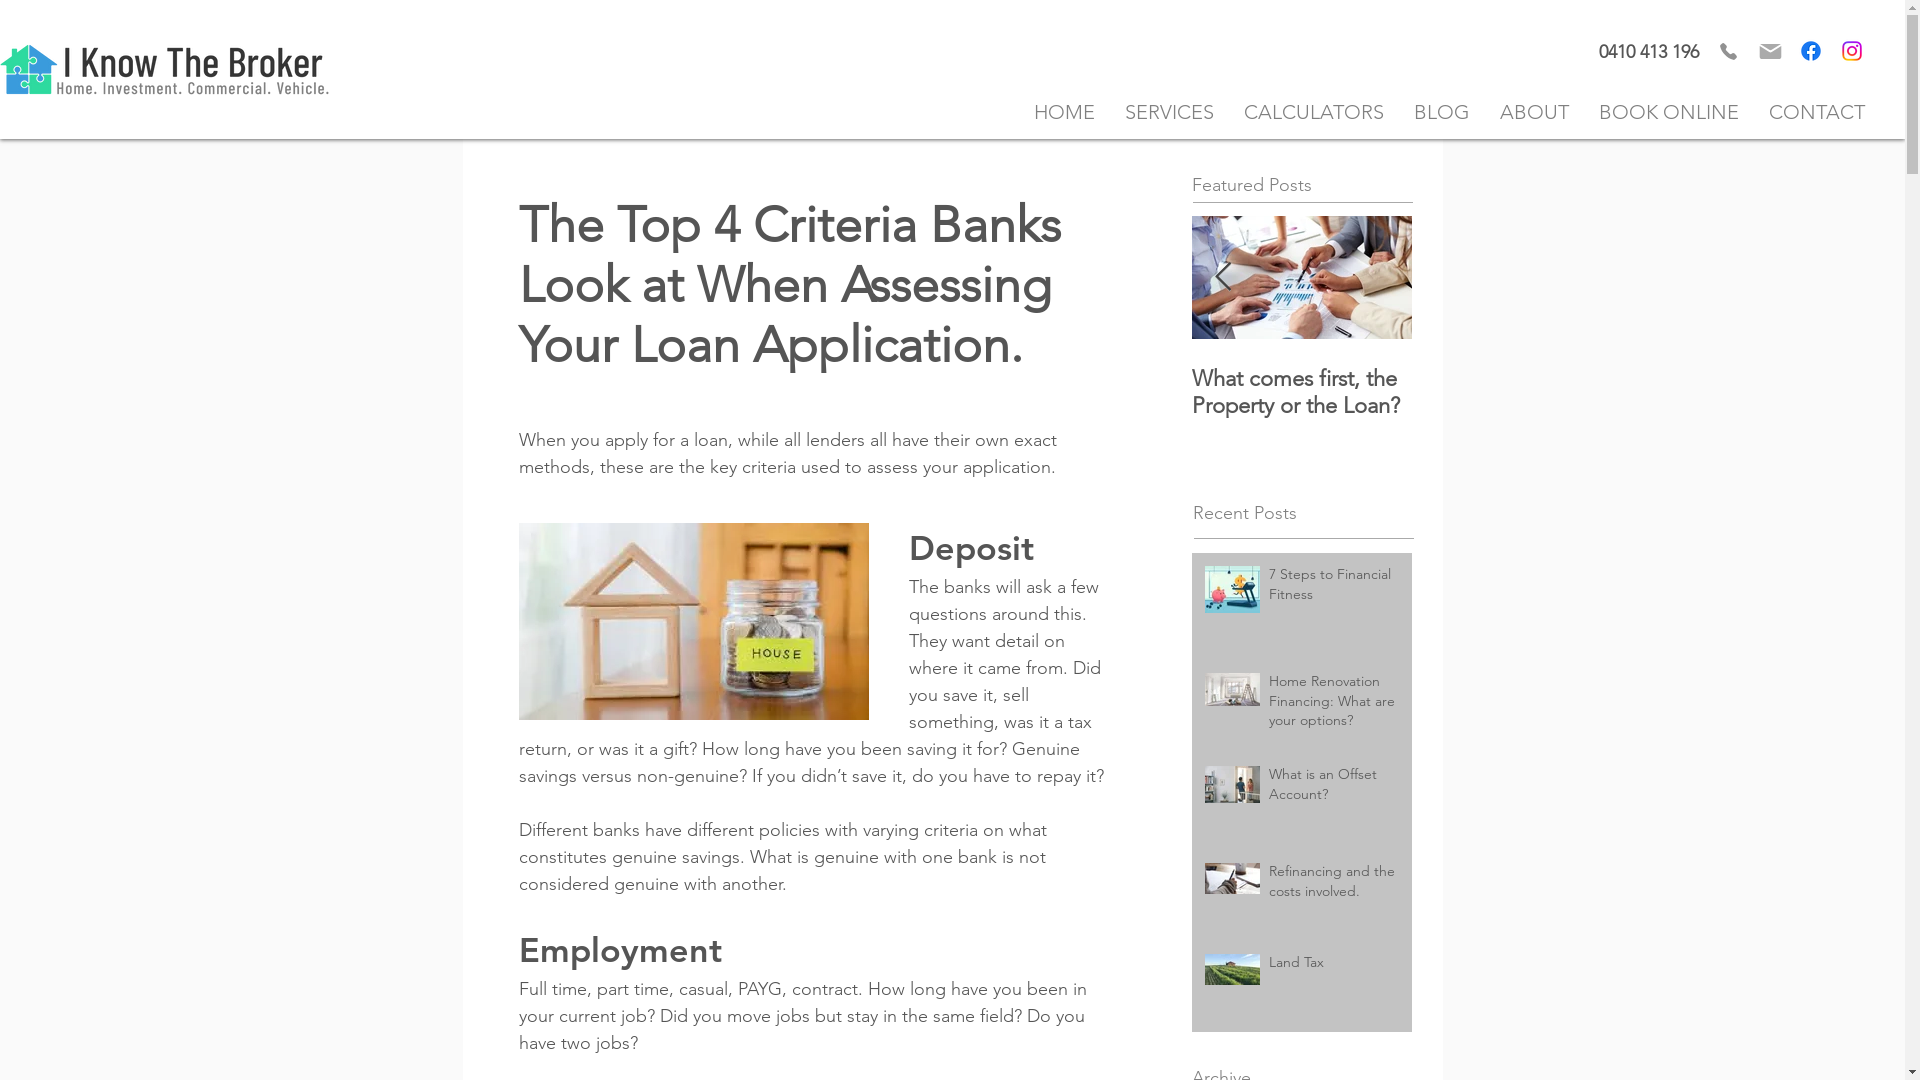 Image resolution: width=1920 pixels, height=1080 pixels. What do you see at coordinates (1669, 111) in the screenshot?
I see `'BOOK ONLINE'` at bounding box center [1669, 111].